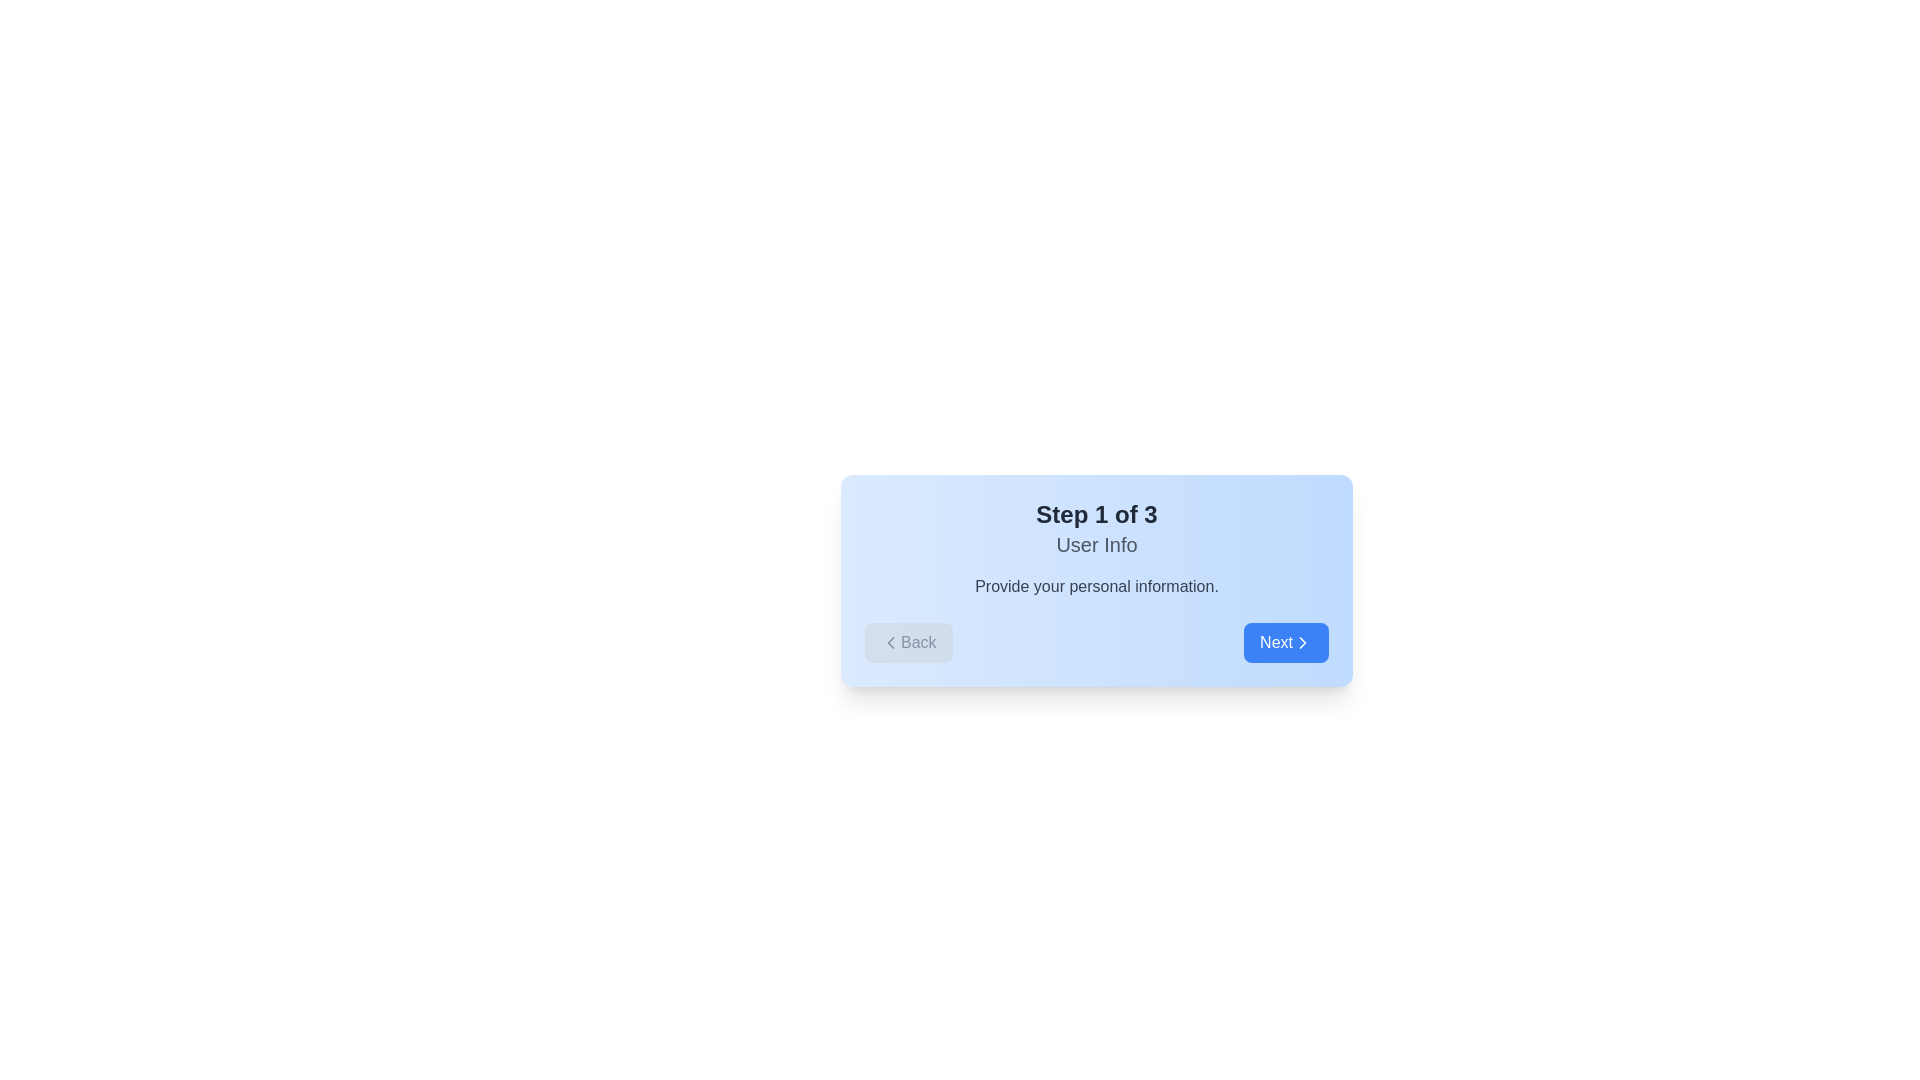  What do you see at coordinates (907, 643) in the screenshot?
I see `the 'Back' button, which is a light gray rectangular button with rounded corners containing the word 'Back' in gray text and an adjacent arrow icon, positioned on the left side of a horizontal button group` at bounding box center [907, 643].